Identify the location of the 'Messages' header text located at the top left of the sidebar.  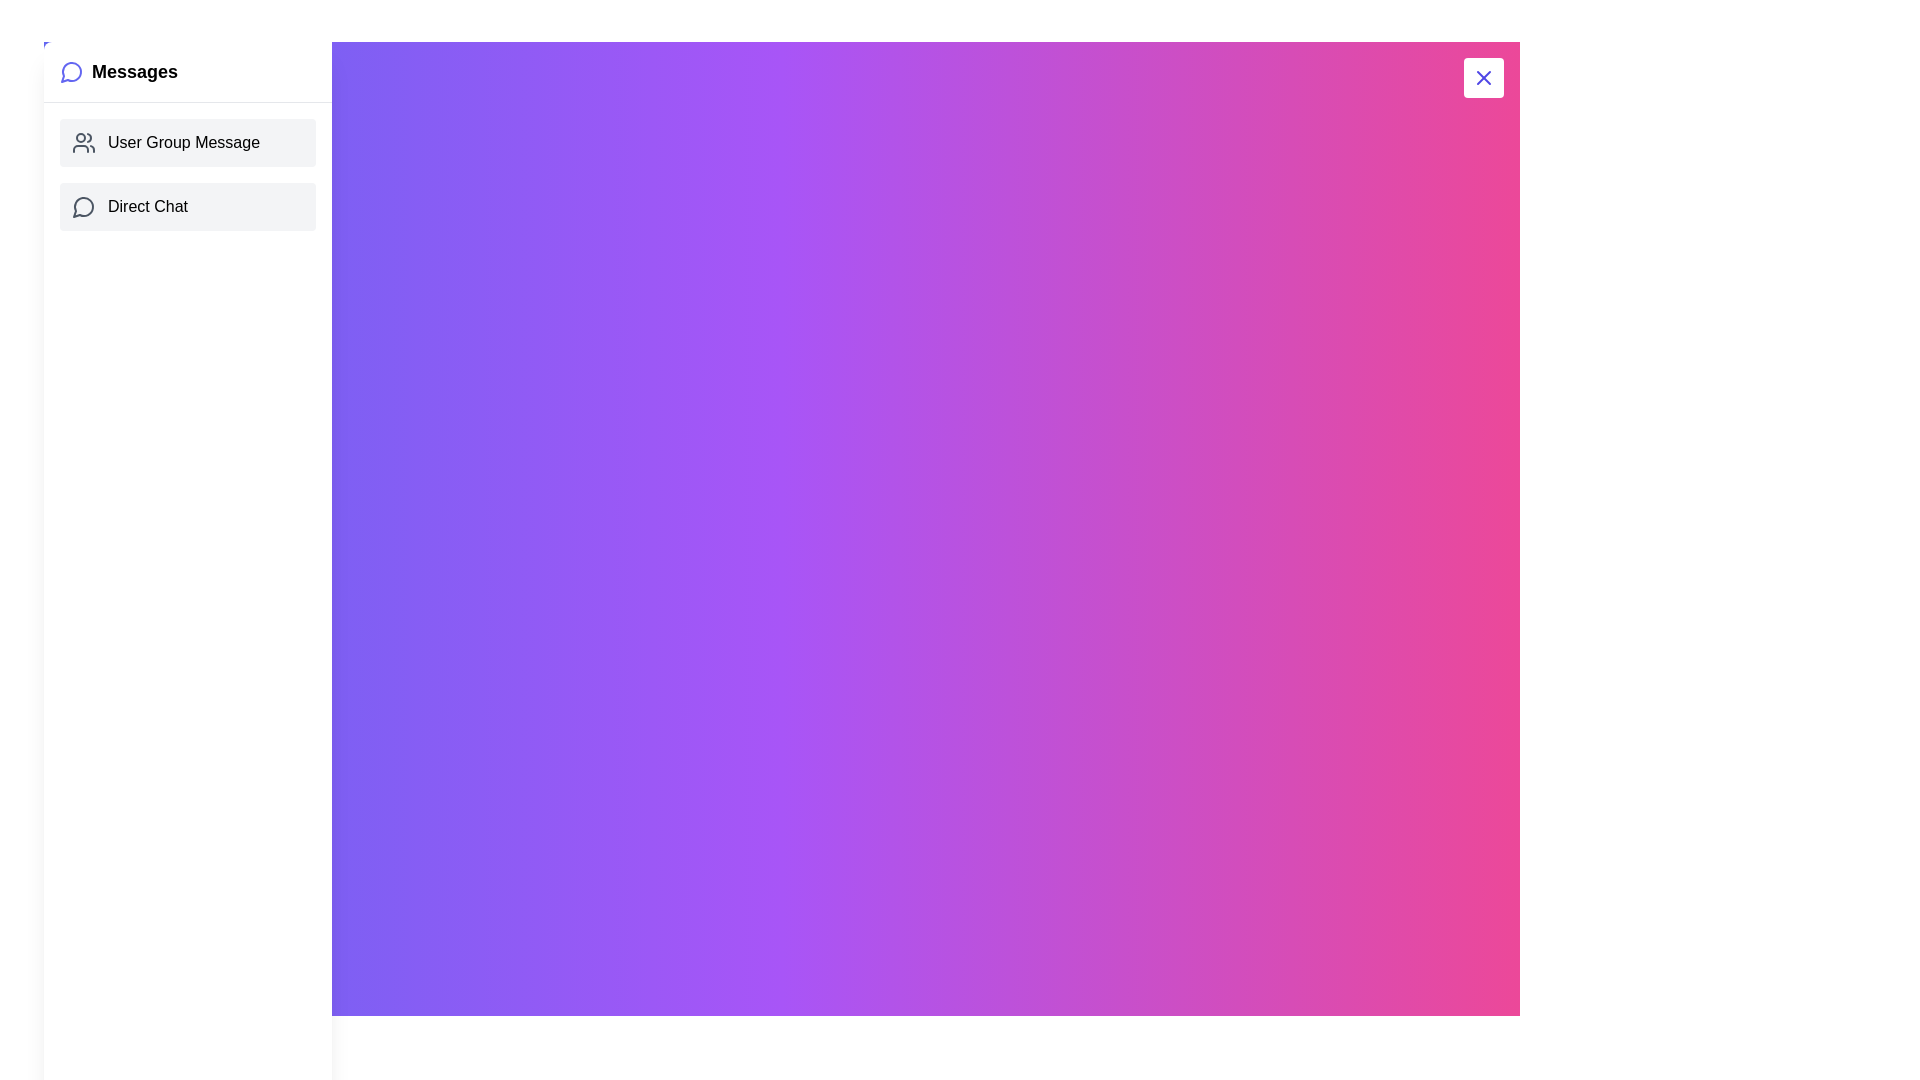
(133, 71).